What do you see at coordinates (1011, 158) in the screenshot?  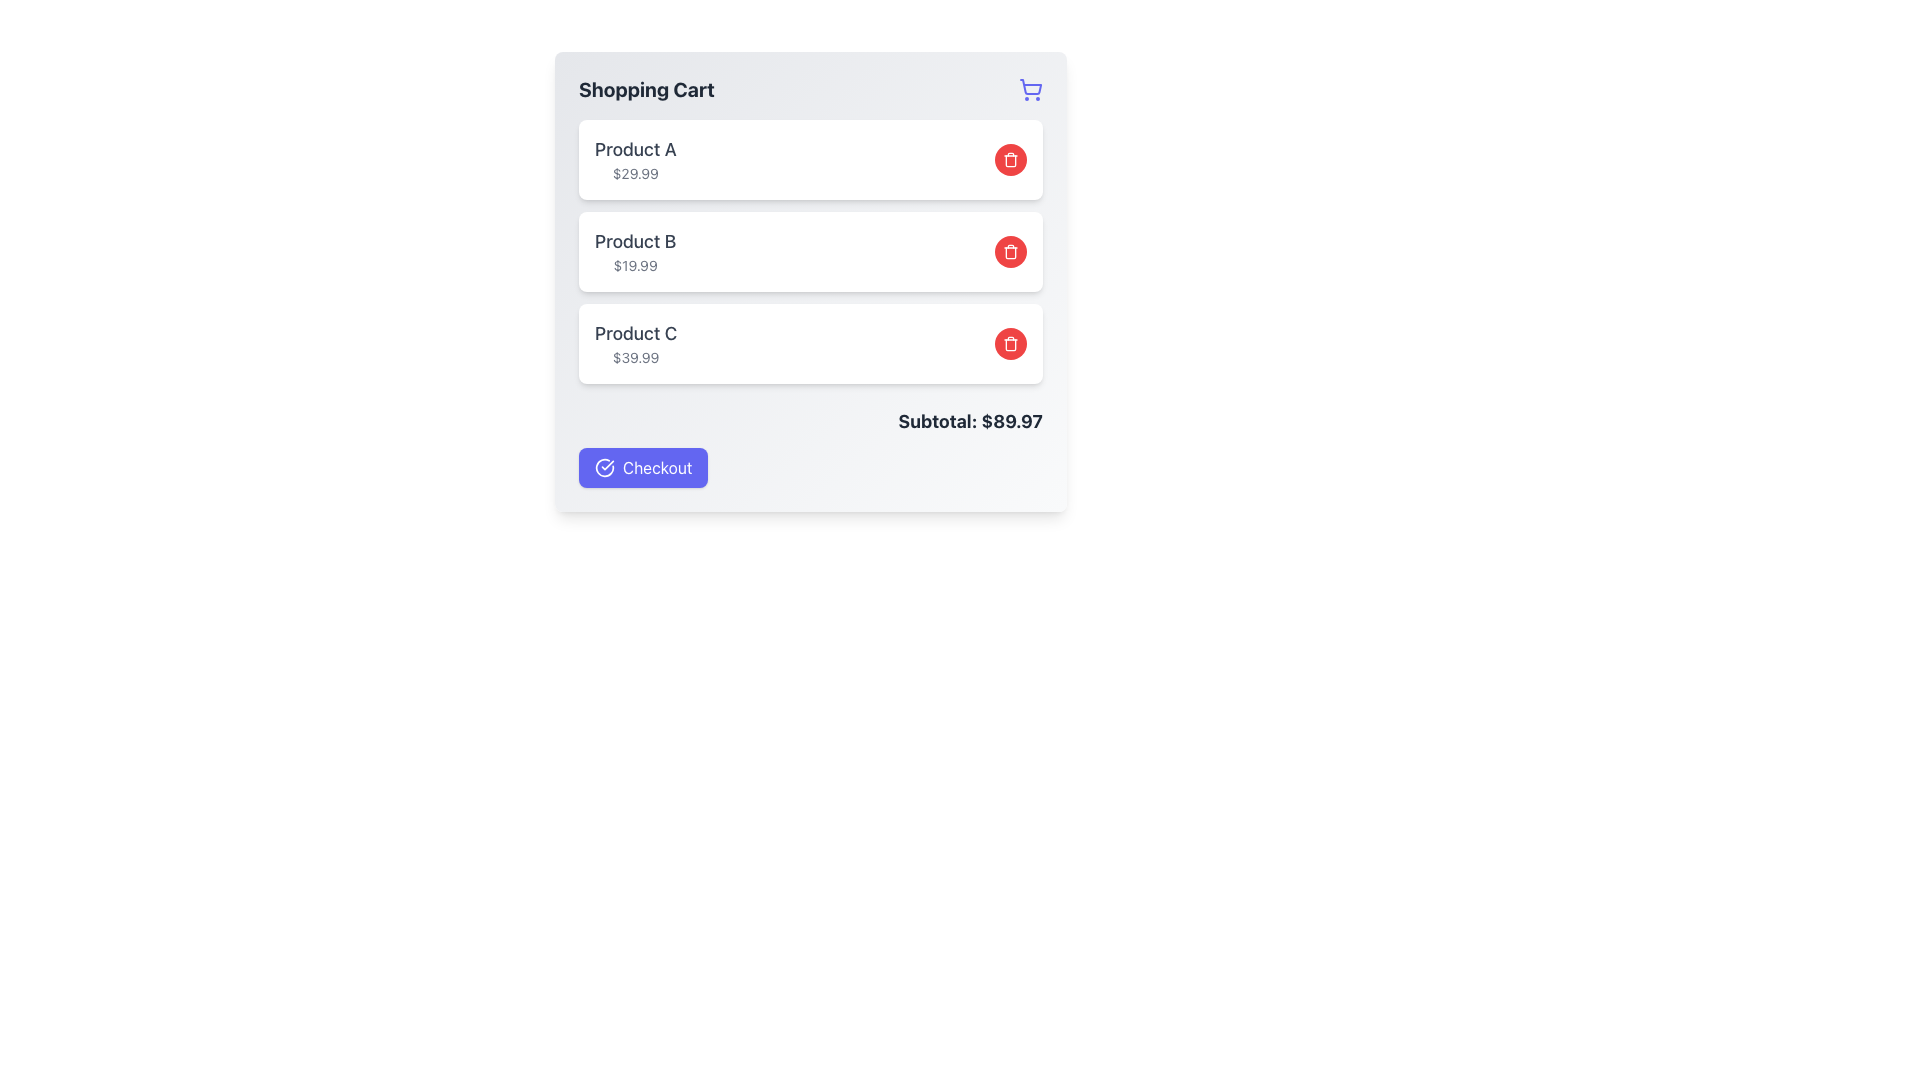 I see `the delete button for 'Product A' located at the far right of the product description` at bounding box center [1011, 158].